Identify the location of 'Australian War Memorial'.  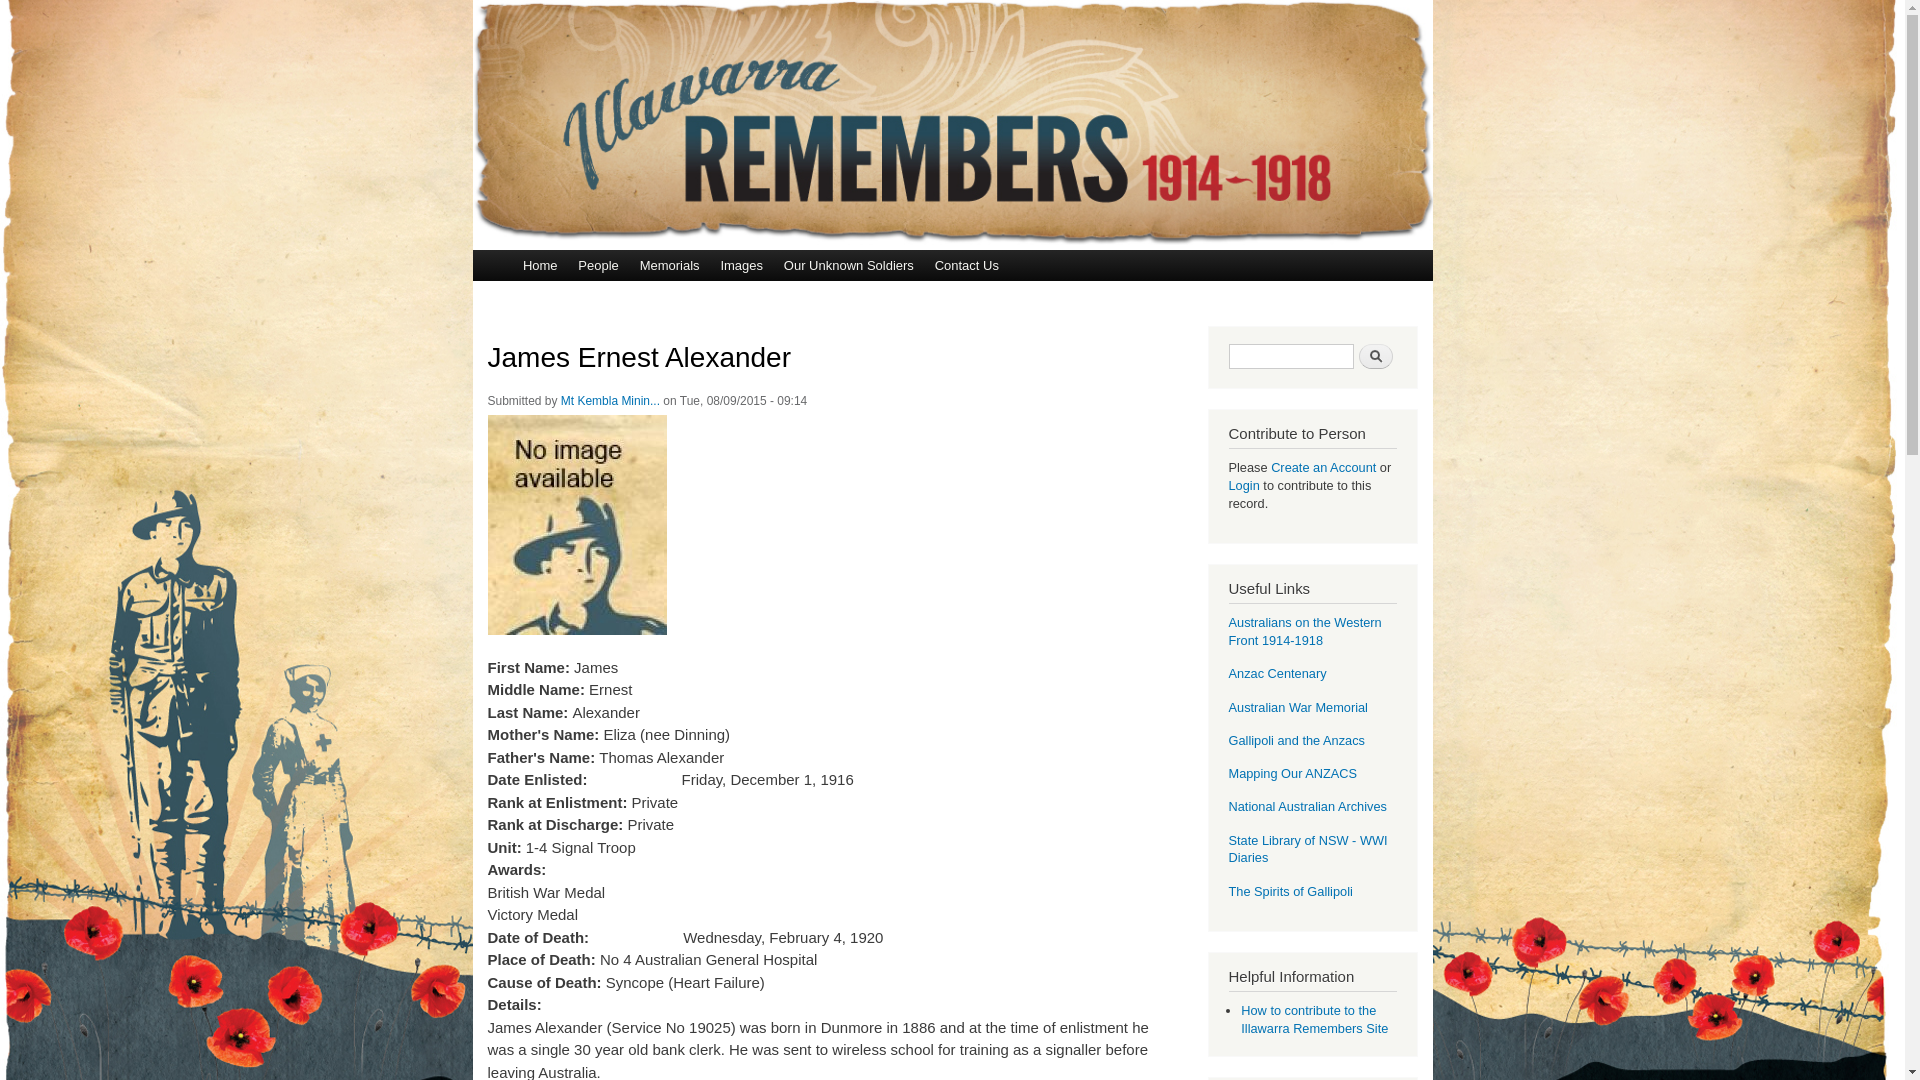
(1297, 706).